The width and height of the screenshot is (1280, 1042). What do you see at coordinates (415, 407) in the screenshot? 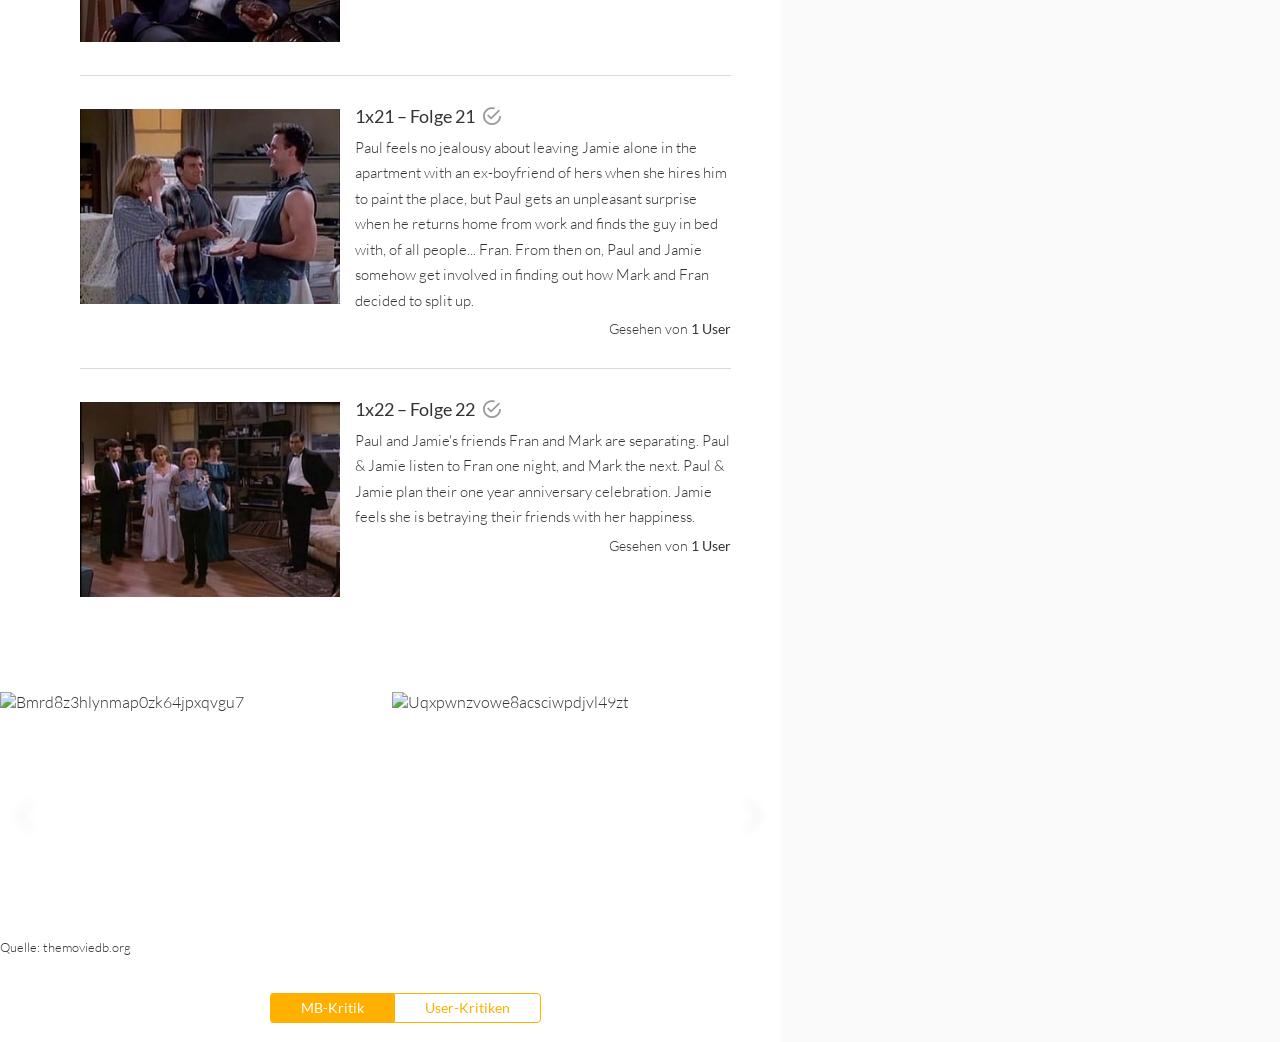
I see `'1x22 – Folge 22'` at bounding box center [415, 407].